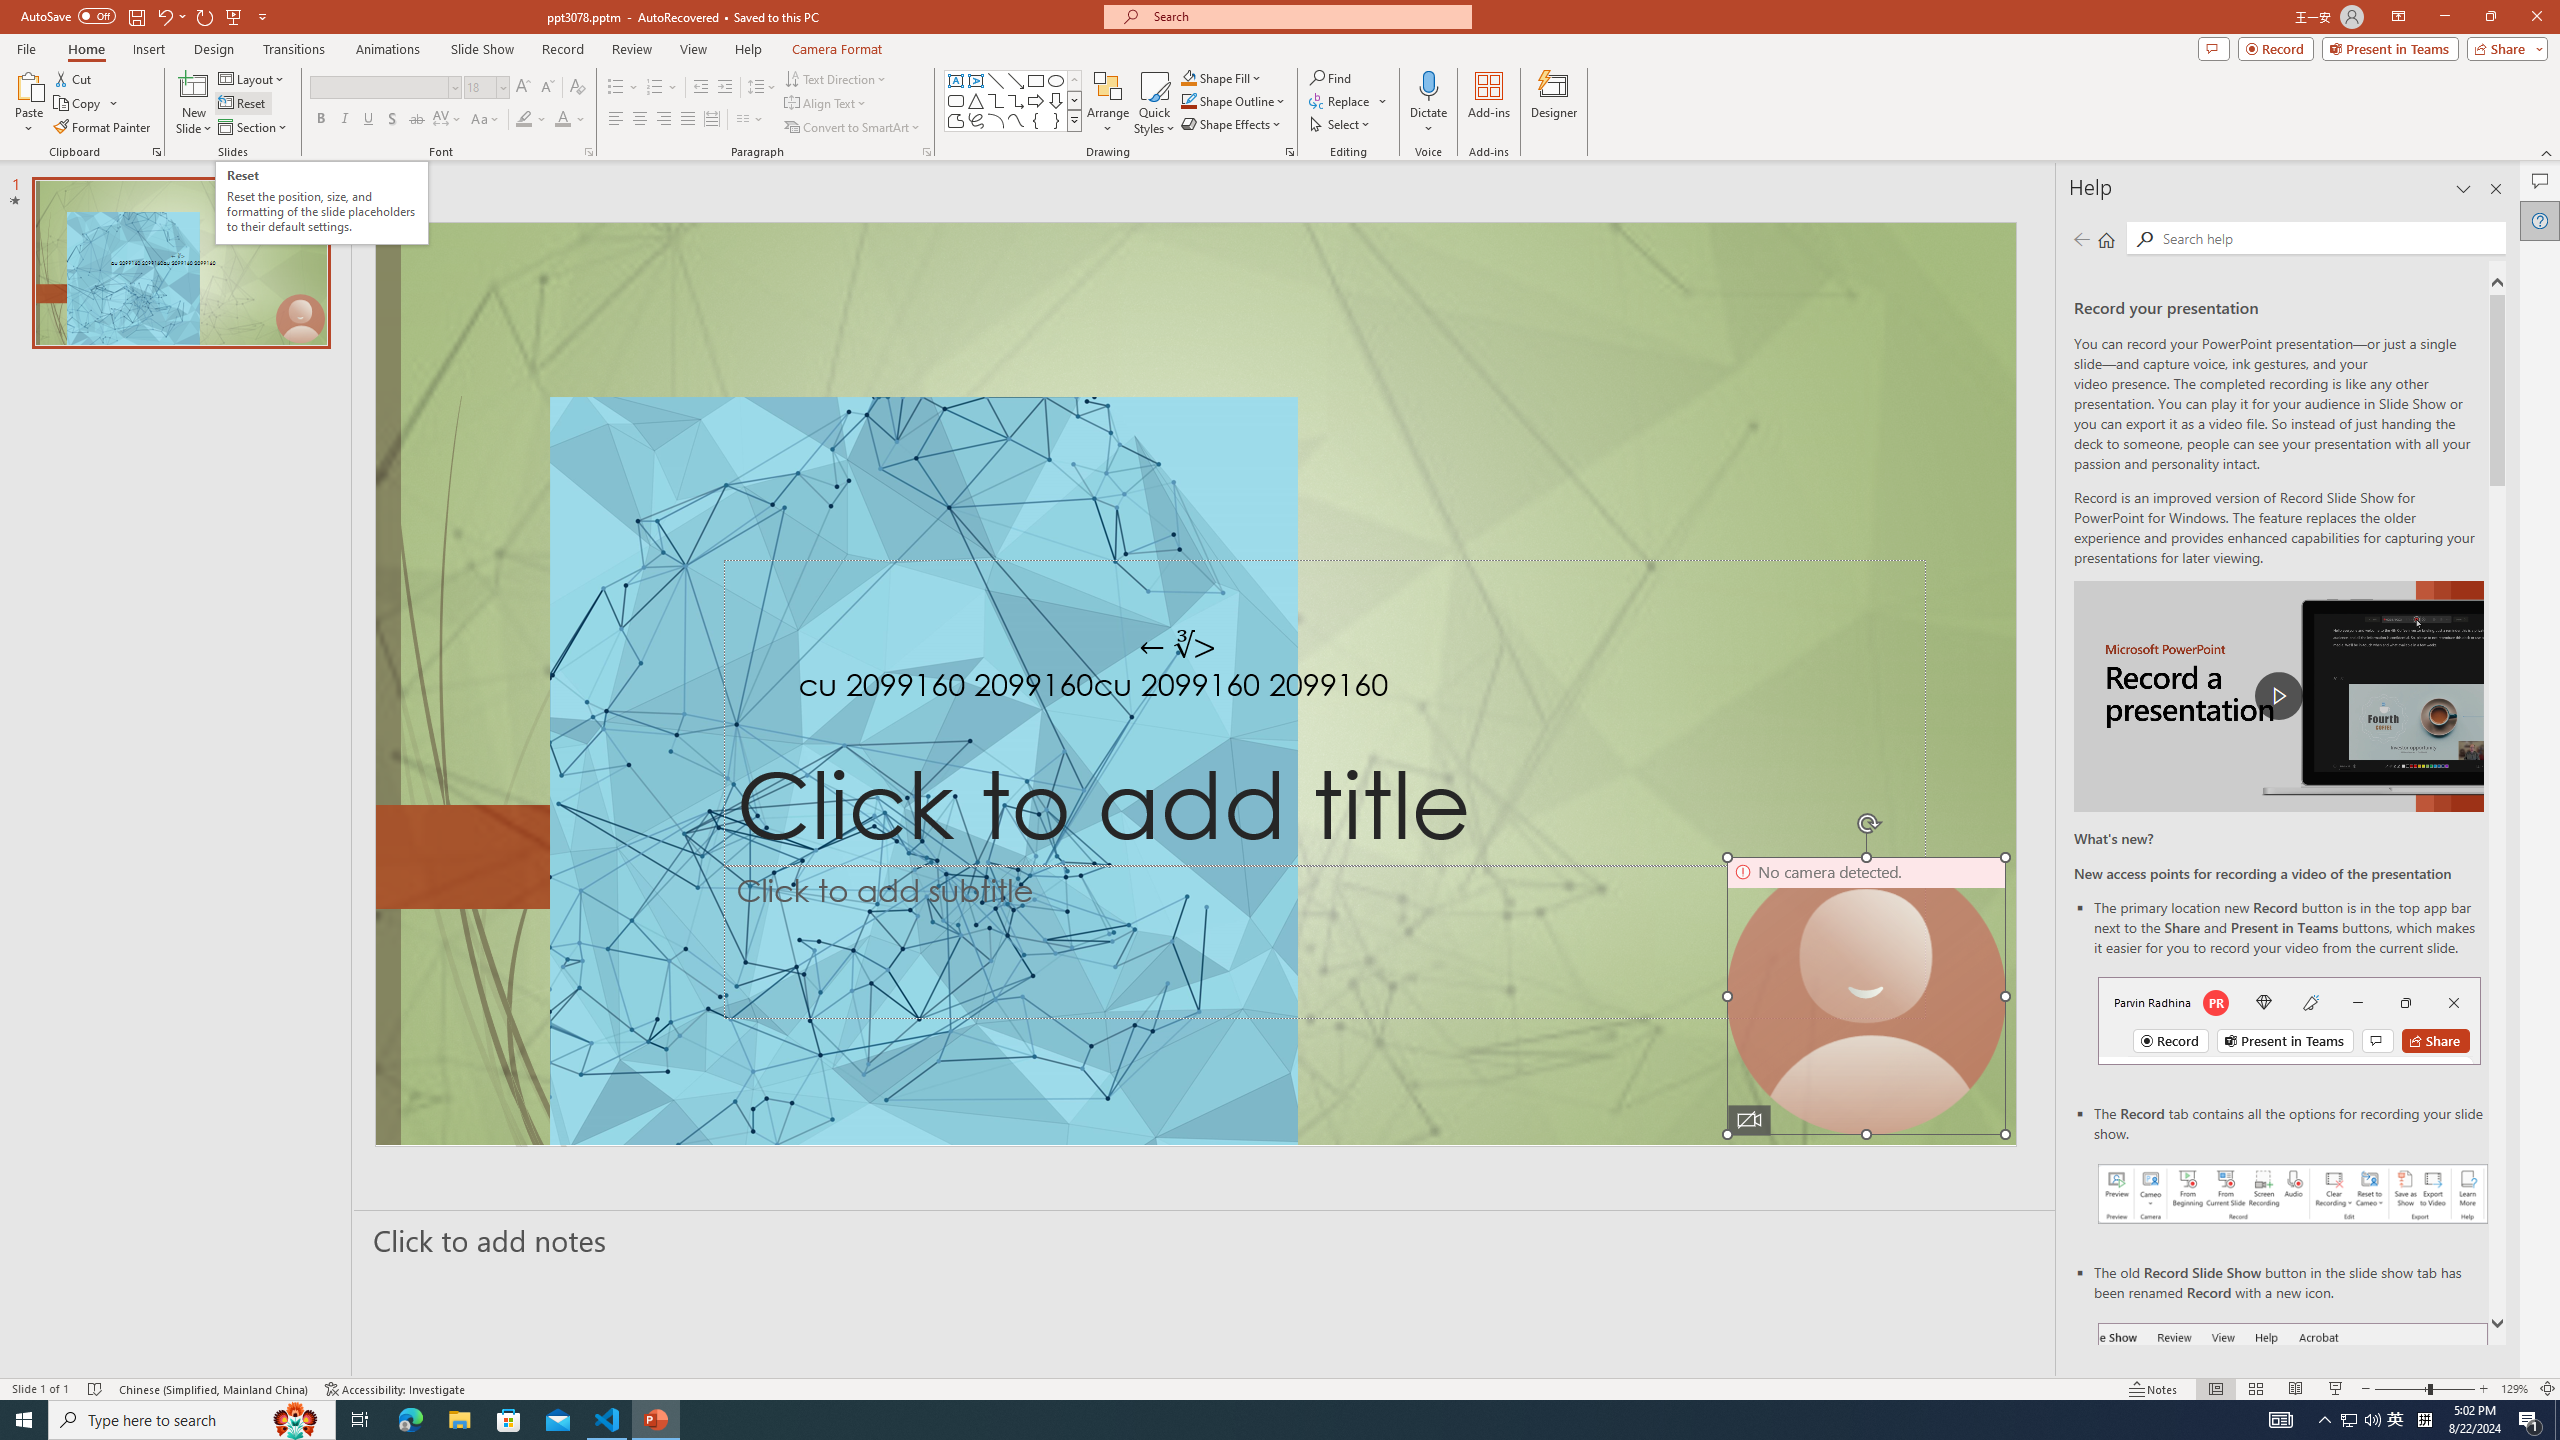 Image resolution: width=2560 pixels, height=1440 pixels. Describe the element at coordinates (1015, 119) in the screenshot. I see `'Curve'` at that location.